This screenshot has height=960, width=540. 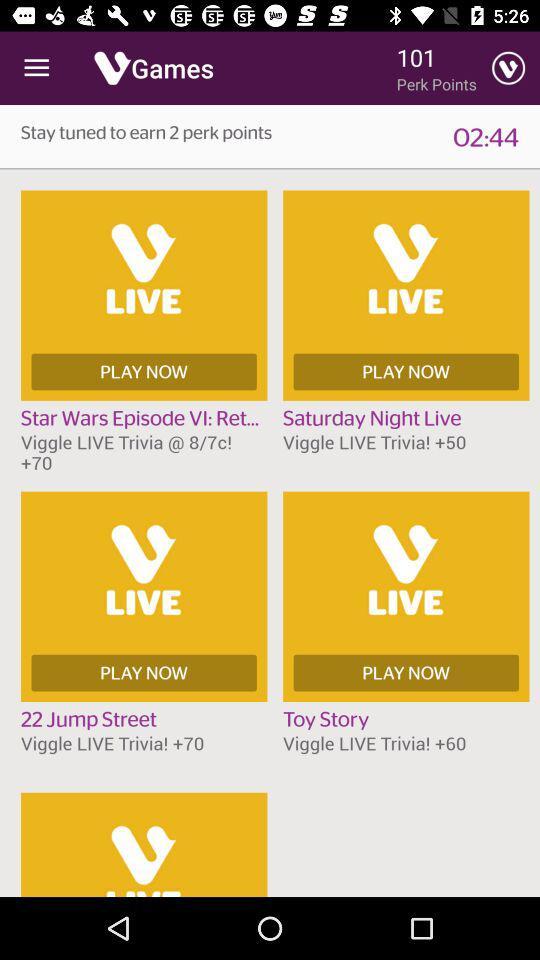 I want to click on the item to the right of perk points item, so click(x=508, y=68).